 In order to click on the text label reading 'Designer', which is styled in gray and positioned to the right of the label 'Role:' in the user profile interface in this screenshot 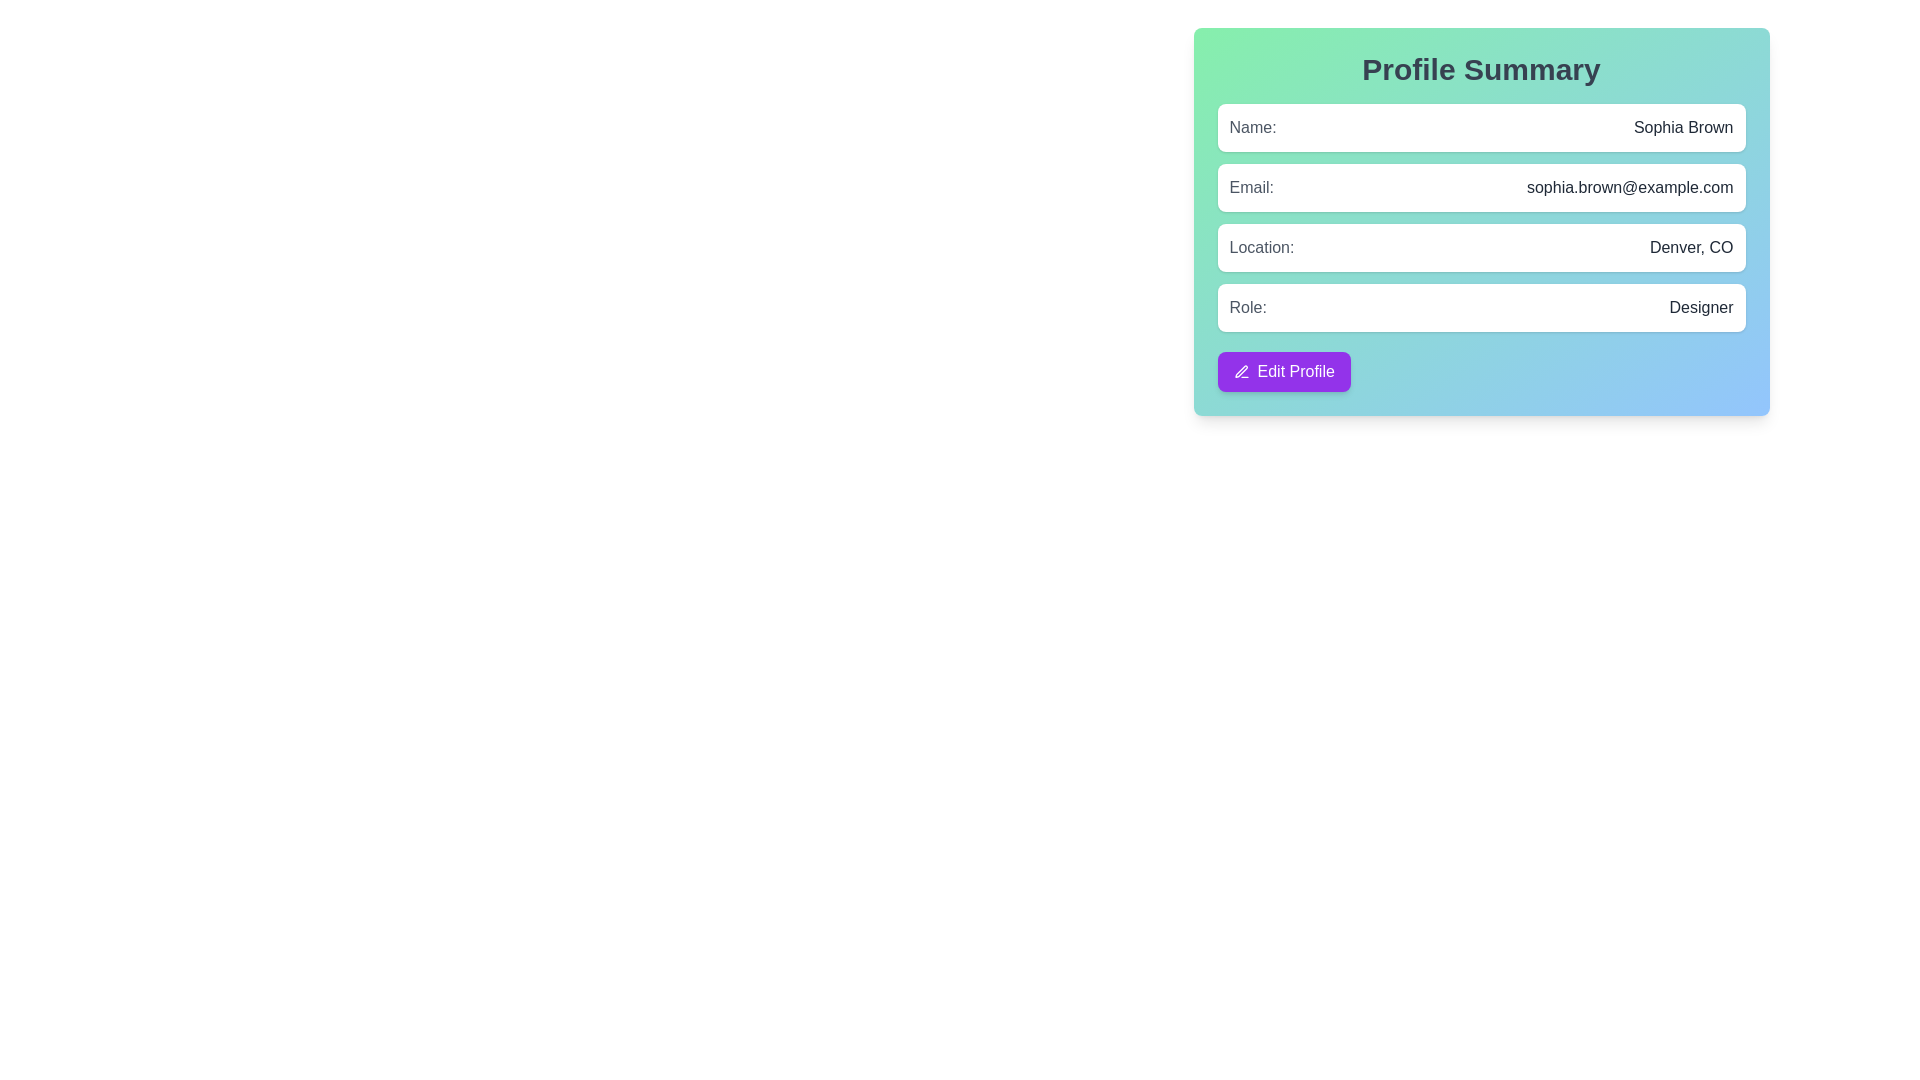, I will do `click(1700, 308)`.